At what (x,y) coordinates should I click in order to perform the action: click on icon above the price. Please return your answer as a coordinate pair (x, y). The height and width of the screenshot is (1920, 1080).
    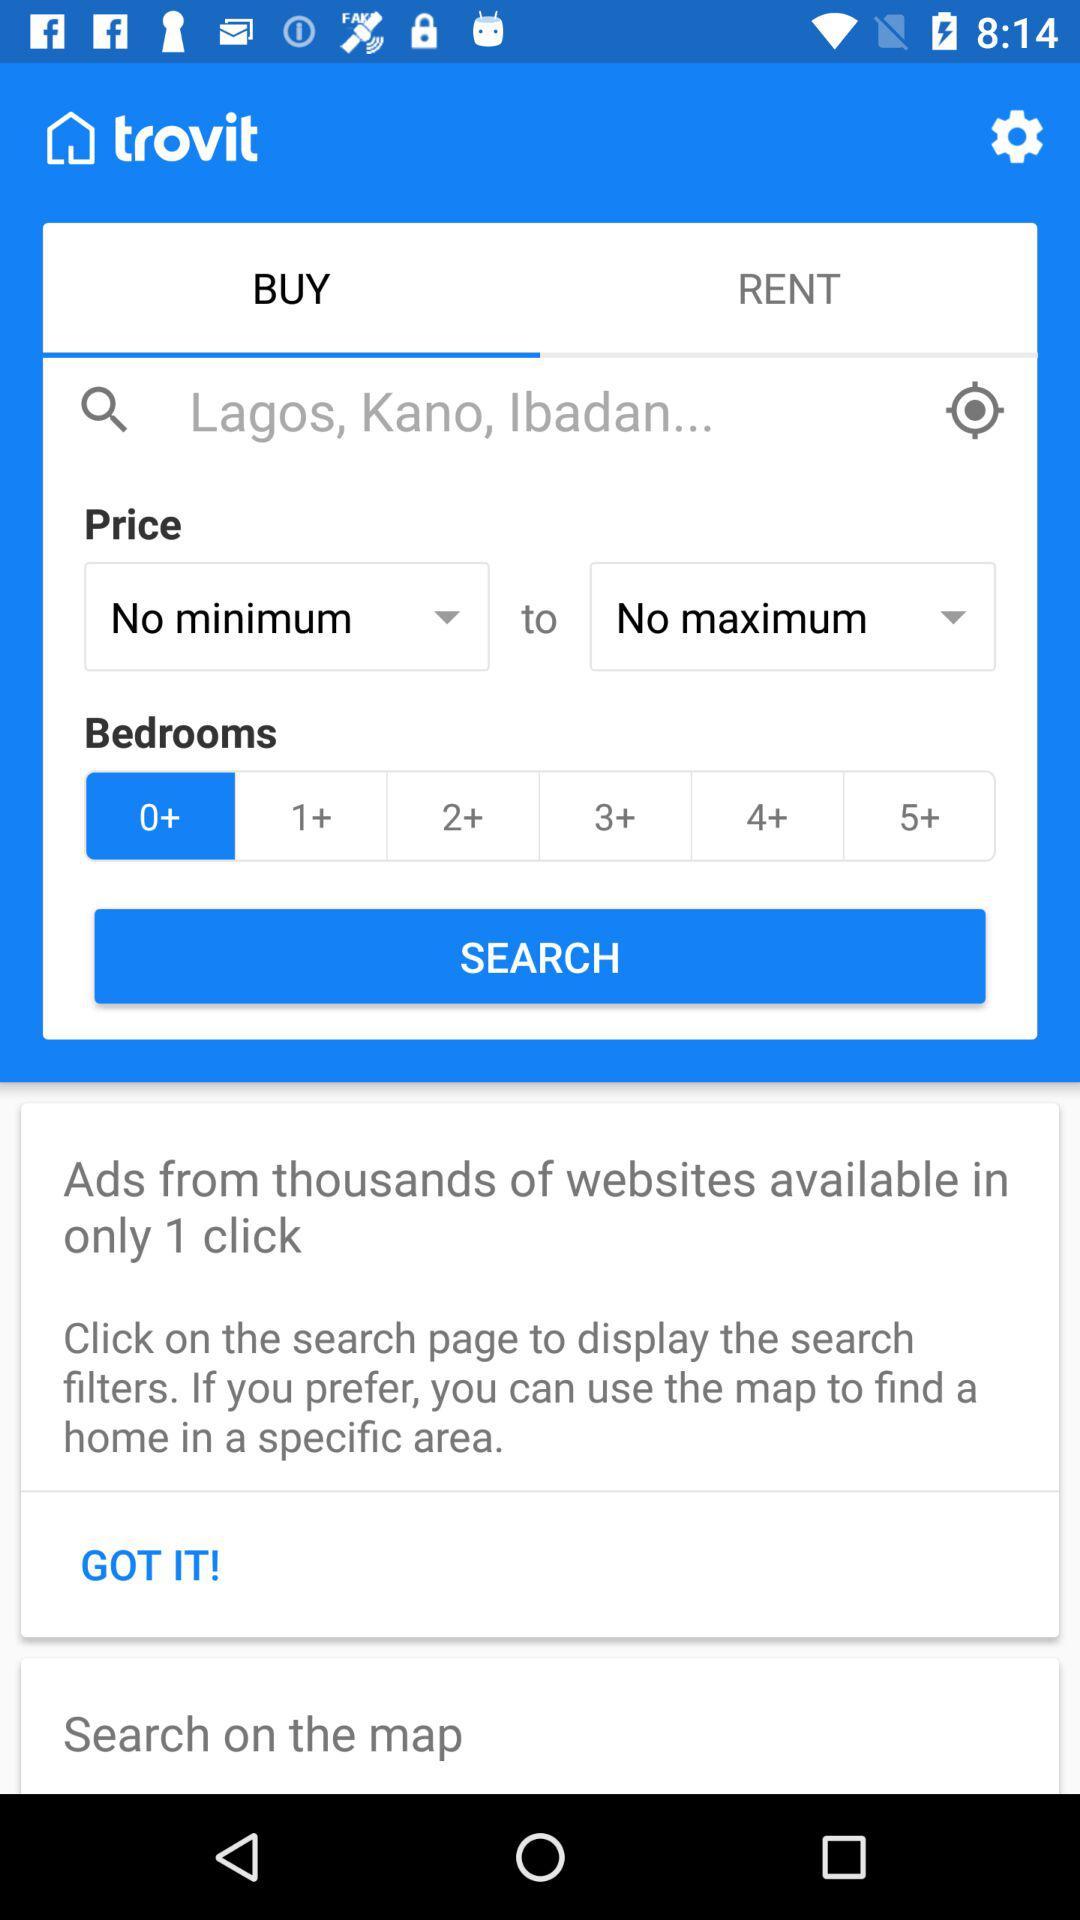
    Looking at the image, I should click on (555, 409).